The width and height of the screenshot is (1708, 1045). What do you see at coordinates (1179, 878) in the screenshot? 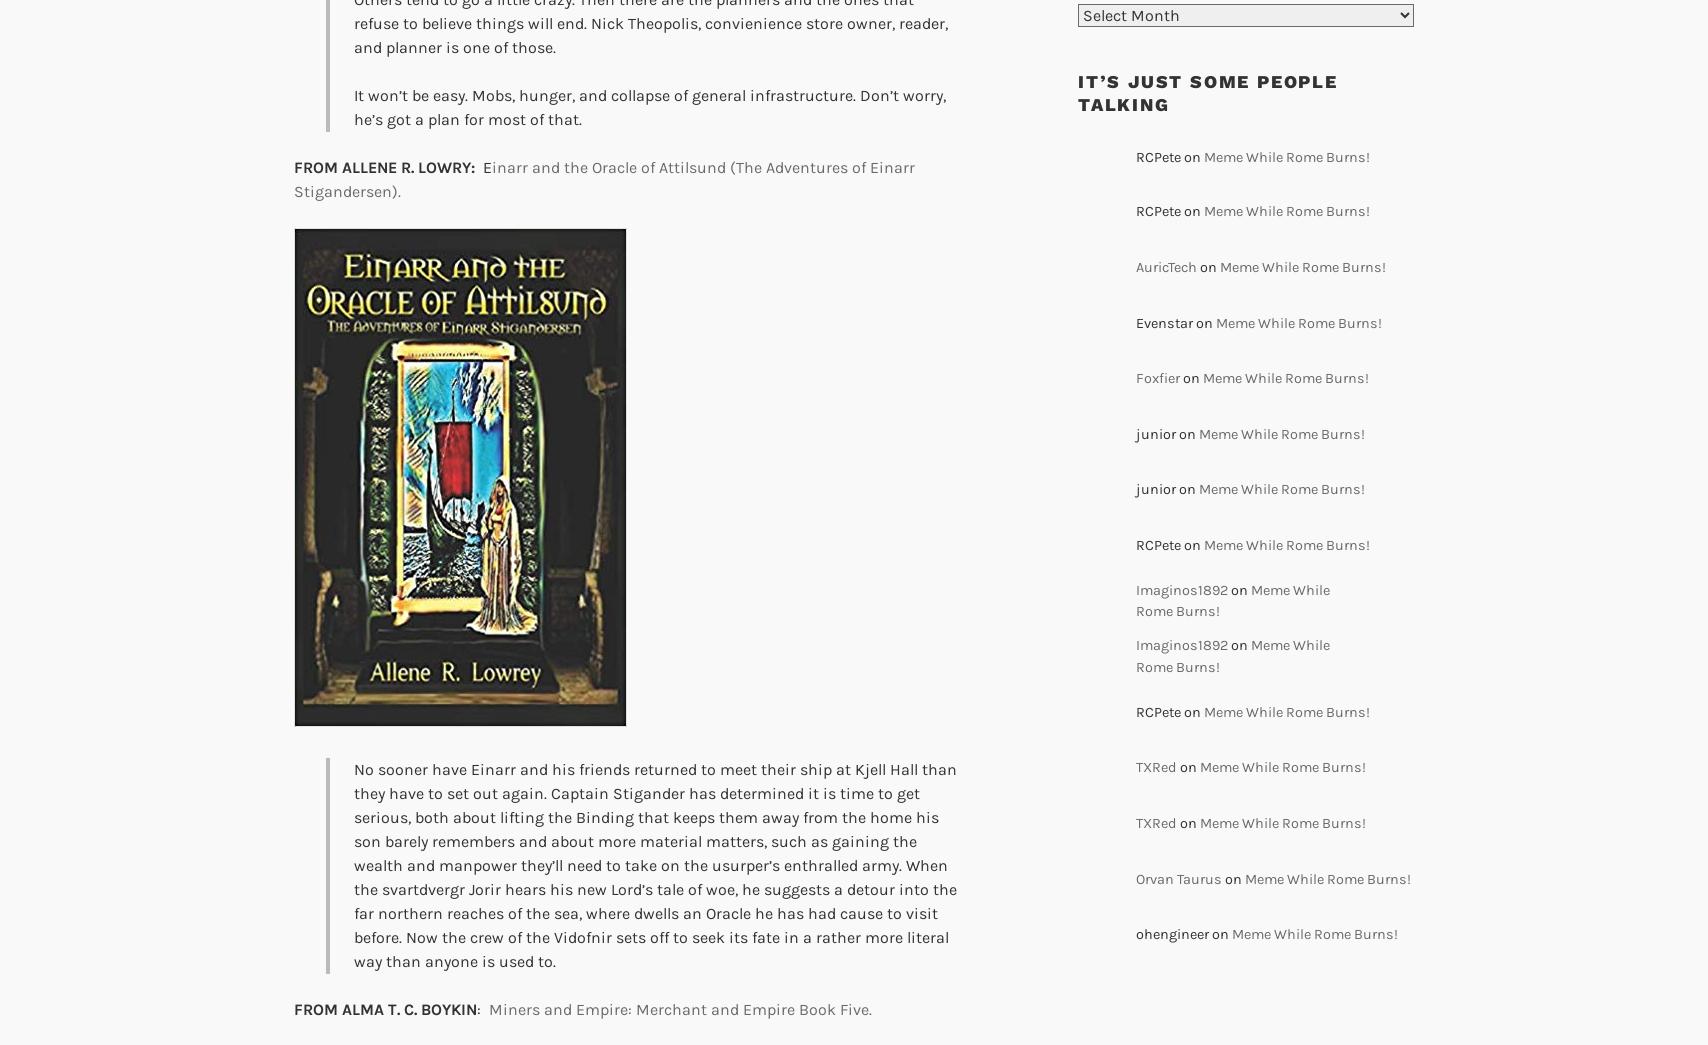
I see `'Orvan Taurus'` at bounding box center [1179, 878].